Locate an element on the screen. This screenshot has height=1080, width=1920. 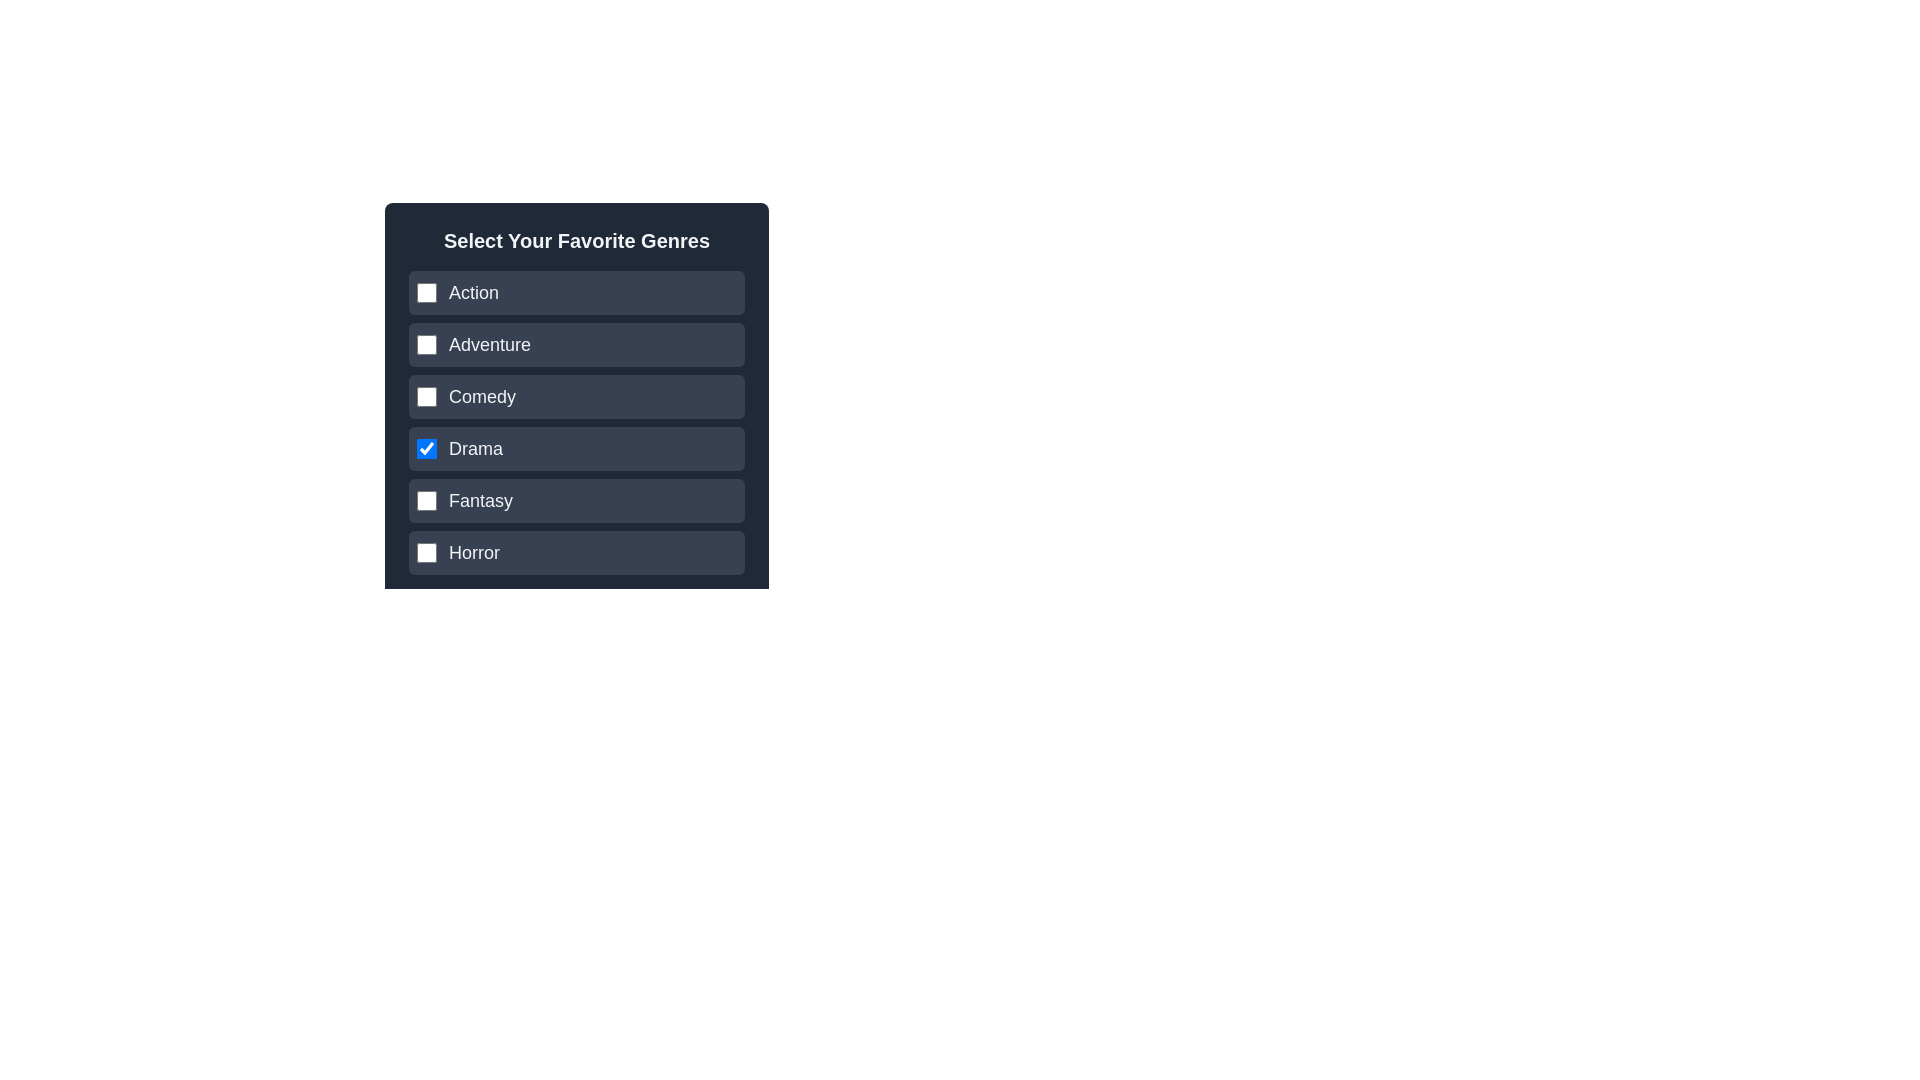
the non-interactive 'Comedy' genre label, which is the third item in a list of genre labels, positioned to the right of the associated checkbox is located at coordinates (482, 397).